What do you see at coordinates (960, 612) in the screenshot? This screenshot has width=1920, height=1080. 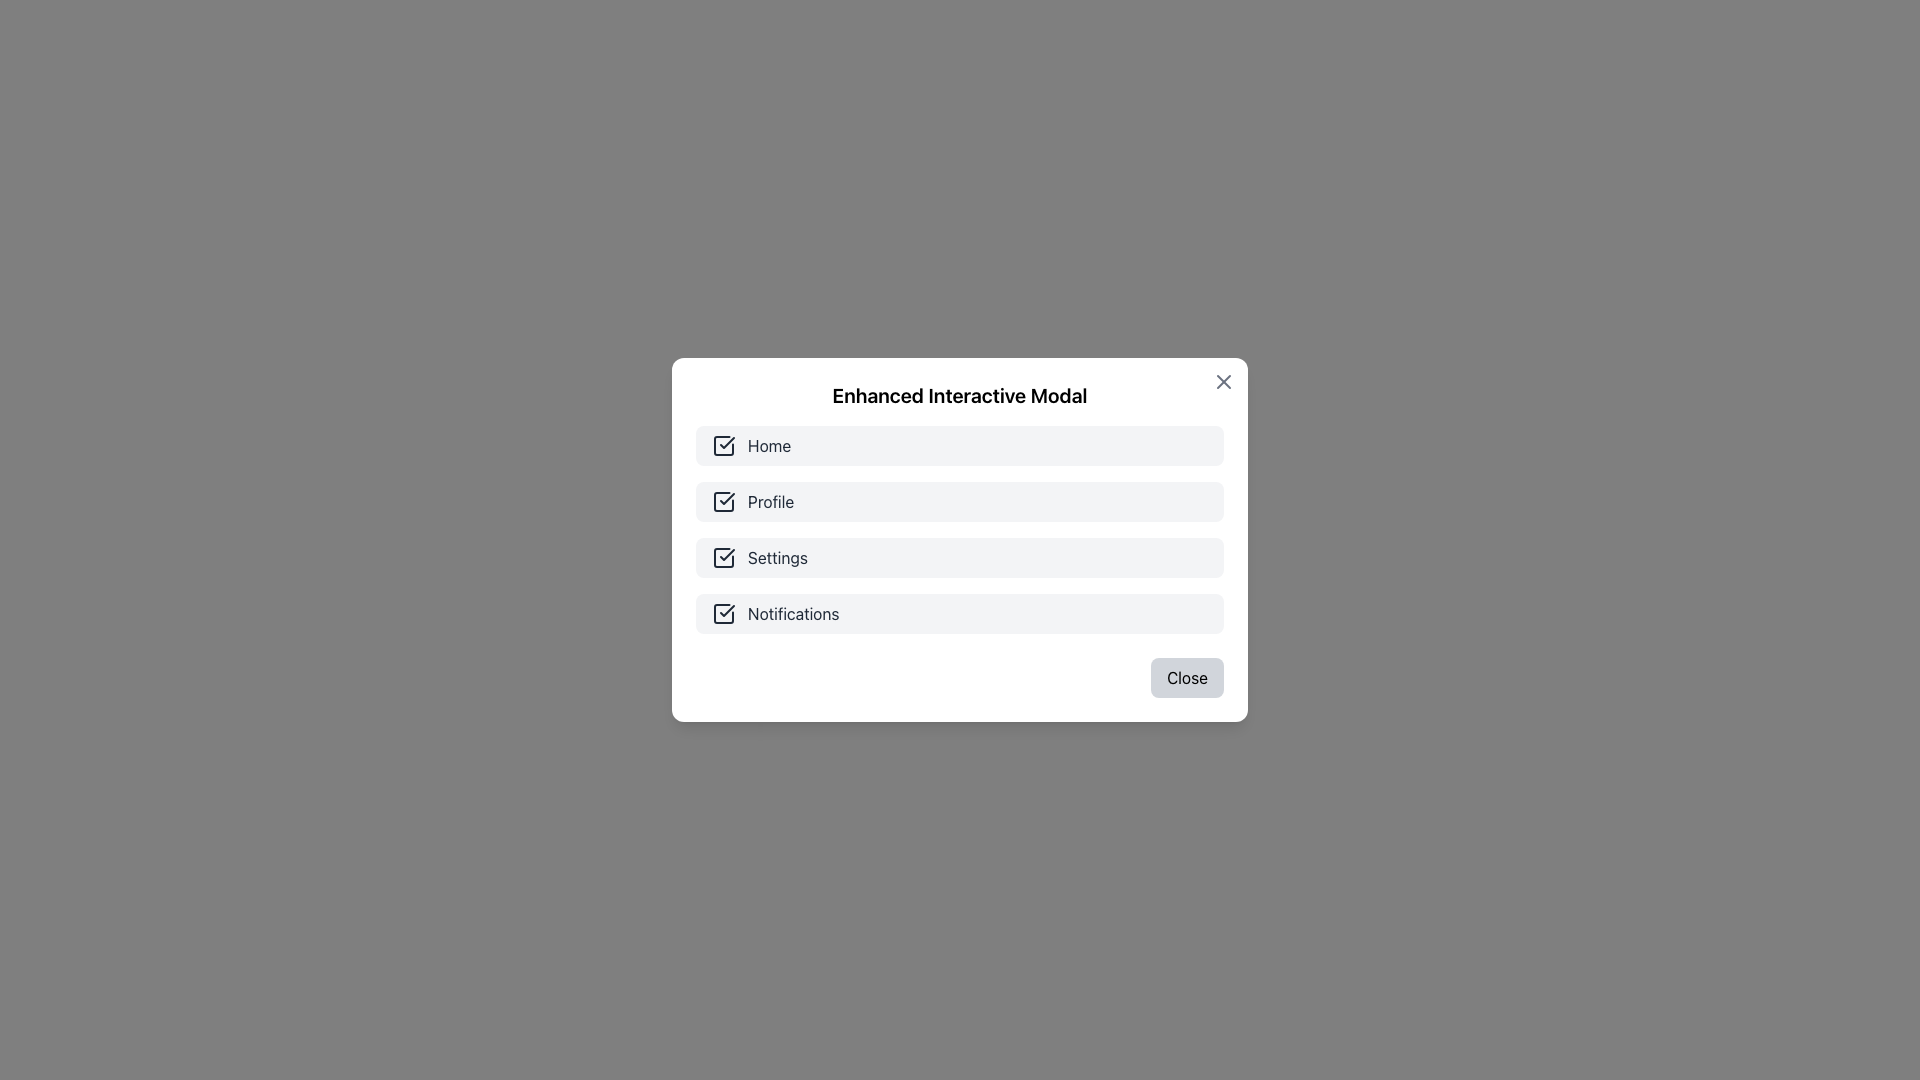 I see `the 'Notifications' button located below the 'Settings' option and activate it using the keyboard` at bounding box center [960, 612].